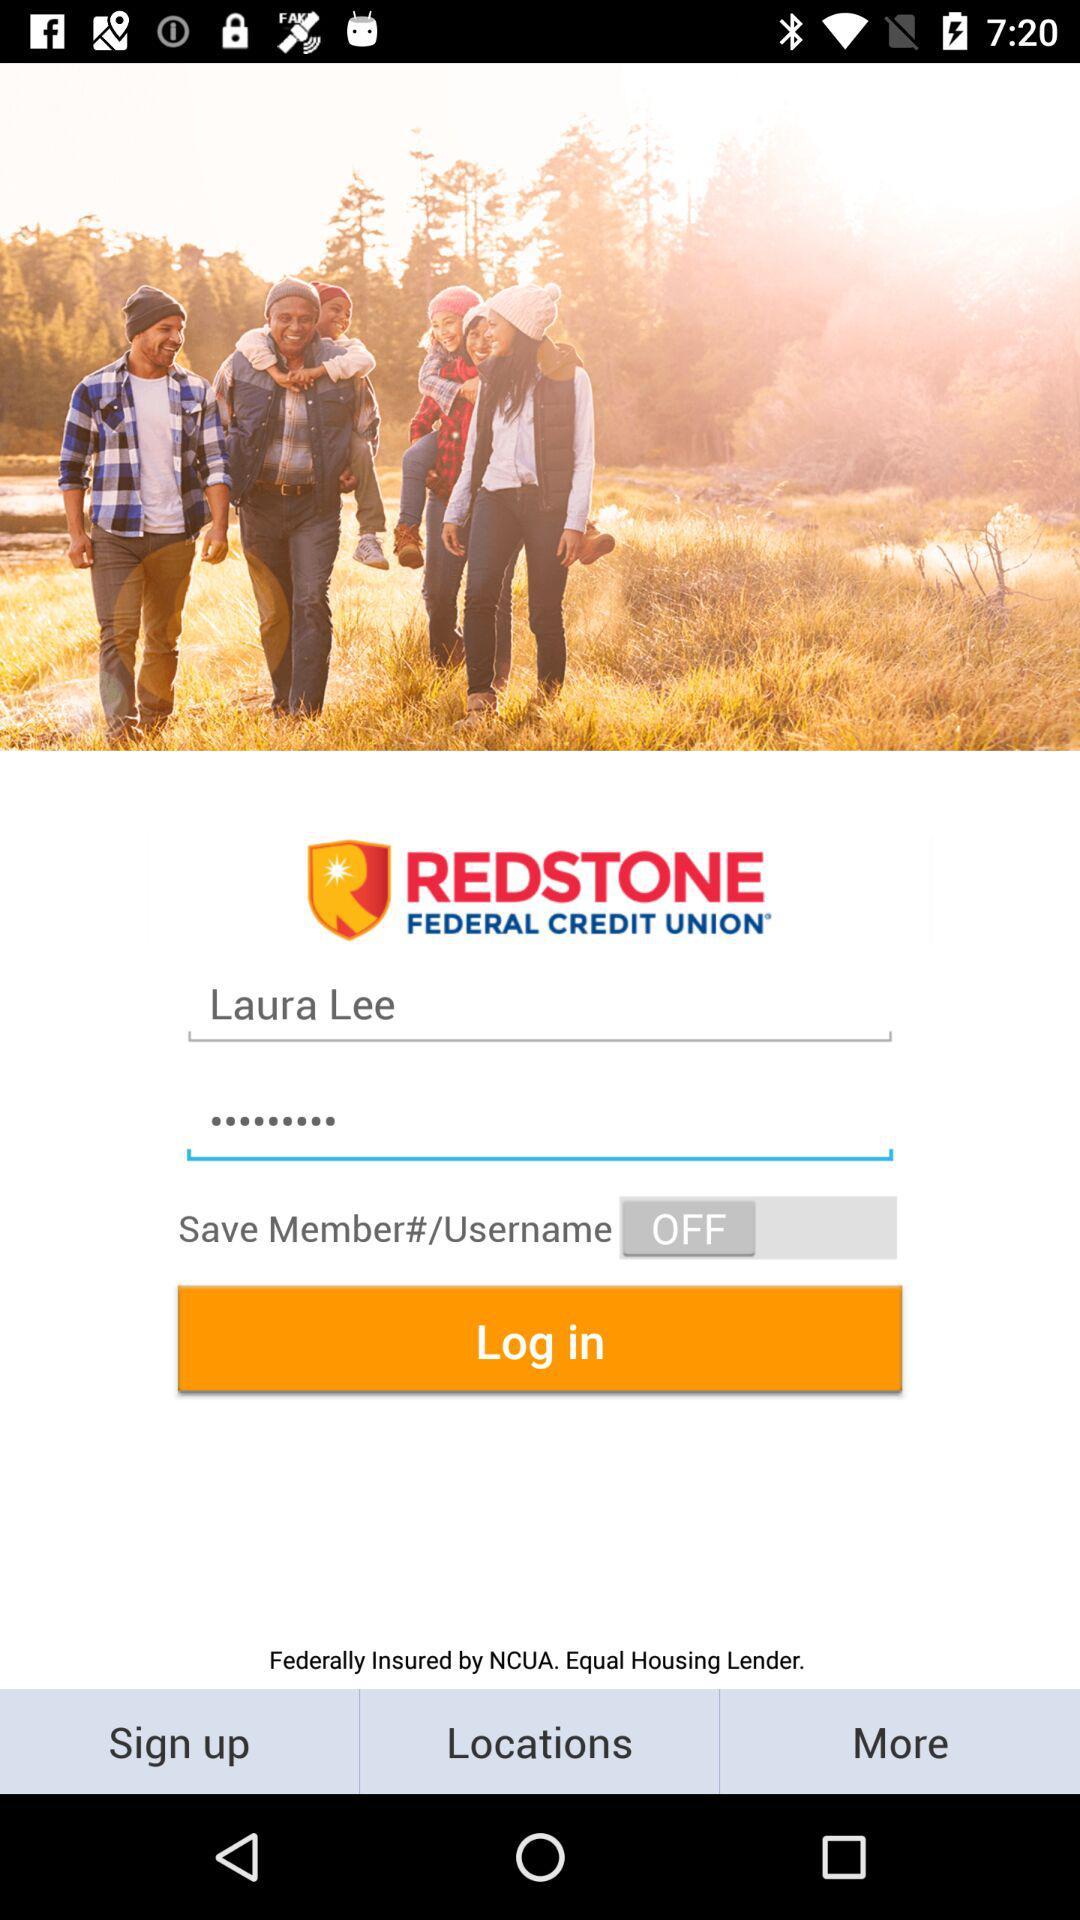 This screenshot has height=1920, width=1080. Describe the element at coordinates (898, 1740) in the screenshot. I see `item below the federally insured by` at that location.